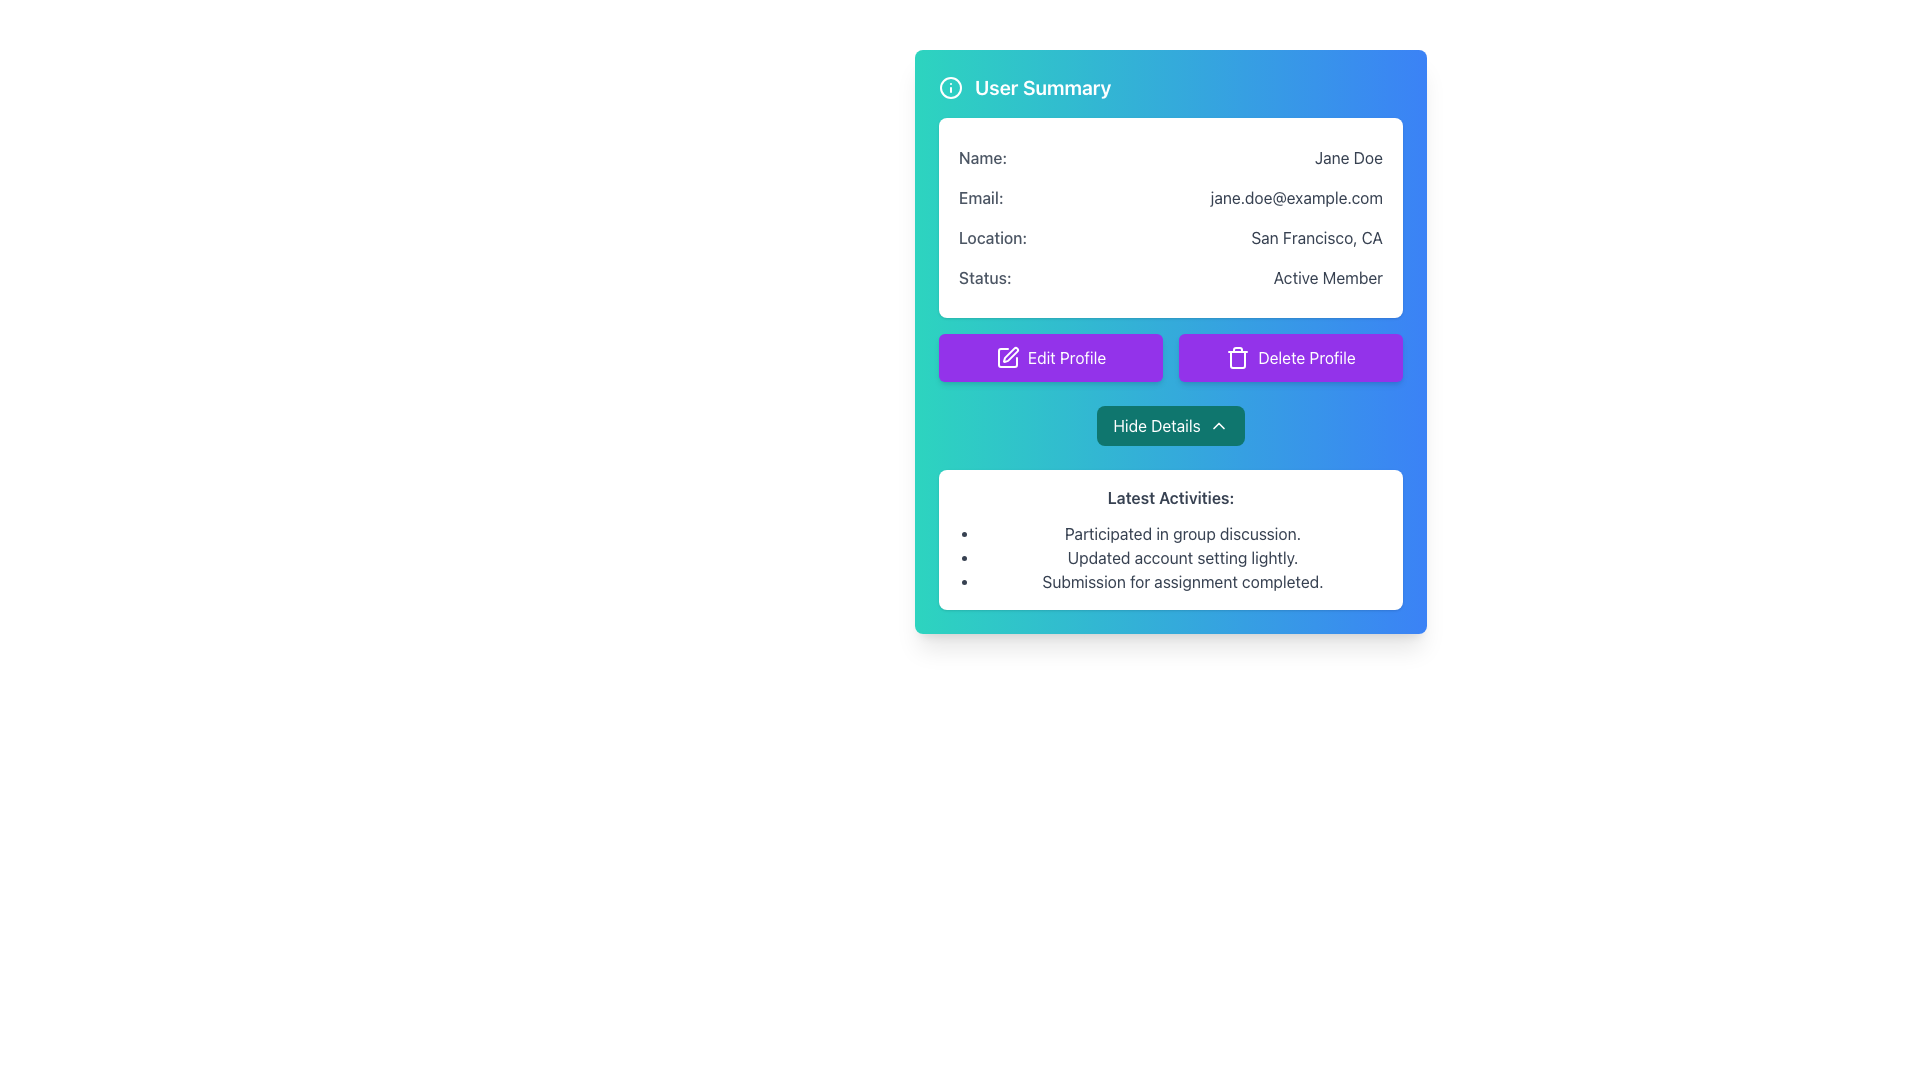 The width and height of the screenshot is (1920, 1080). What do you see at coordinates (1237, 357) in the screenshot?
I see `the delete icon located within the 'Delete Profile' button, which is distinguished by its purple color and labeled 'Delete Profile'` at bounding box center [1237, 357].